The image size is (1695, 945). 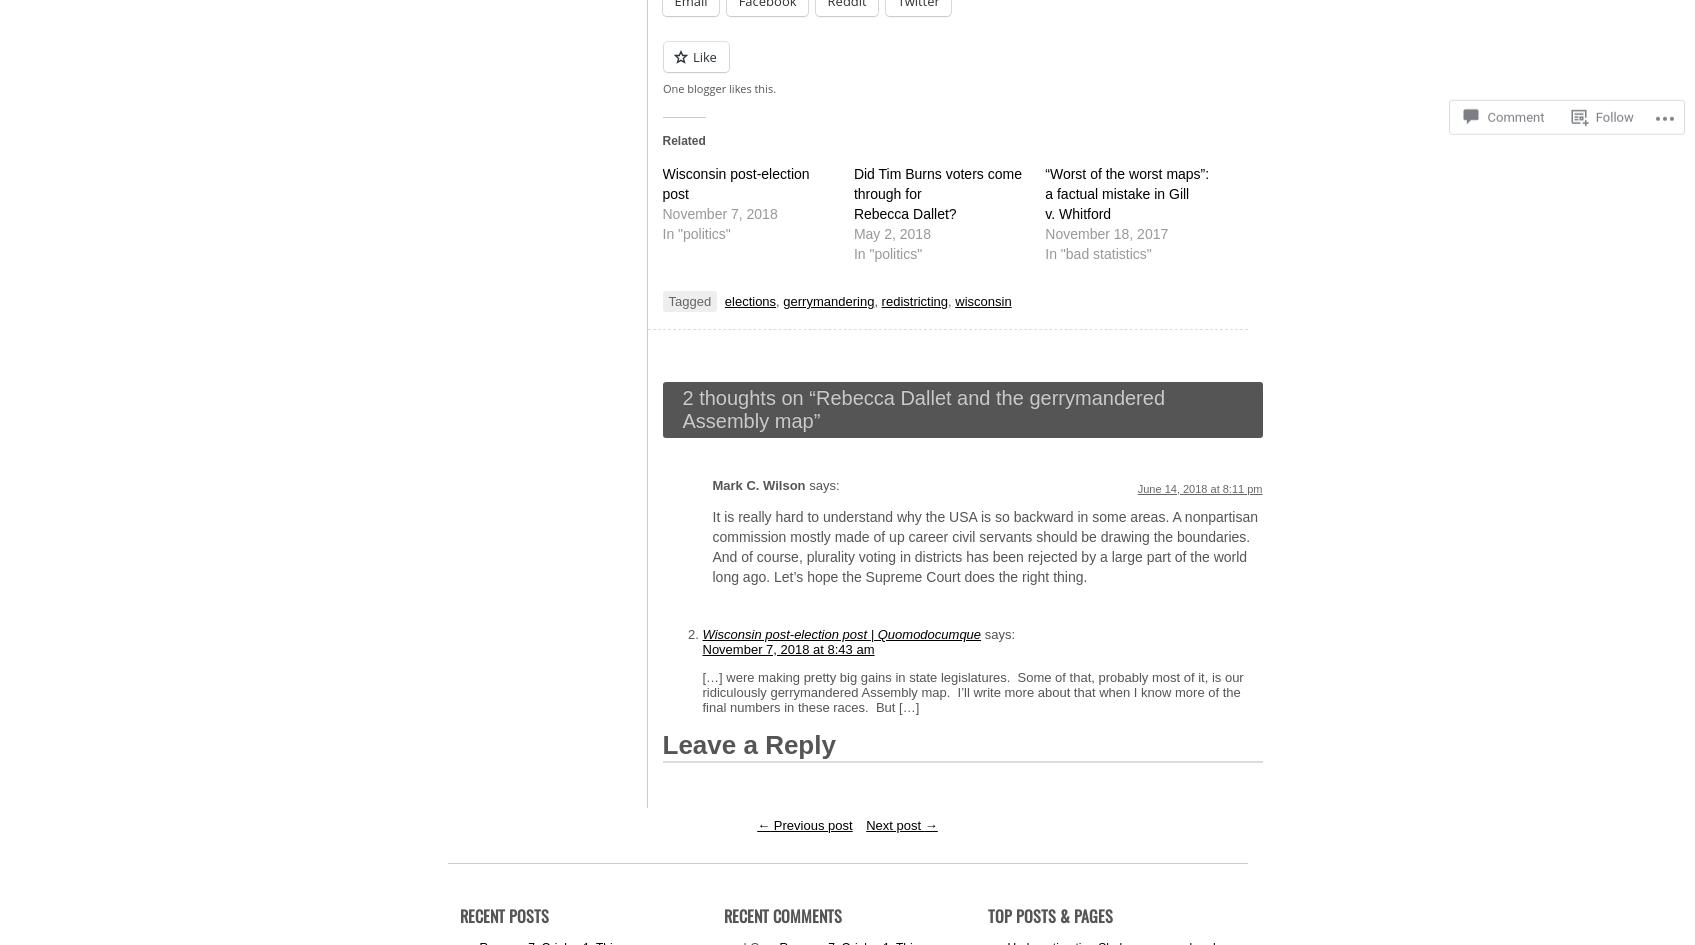 What do you see at coordinates (914, 301) in the screenshot?
I see `'redistricting'` at bounding box center [914, 301].